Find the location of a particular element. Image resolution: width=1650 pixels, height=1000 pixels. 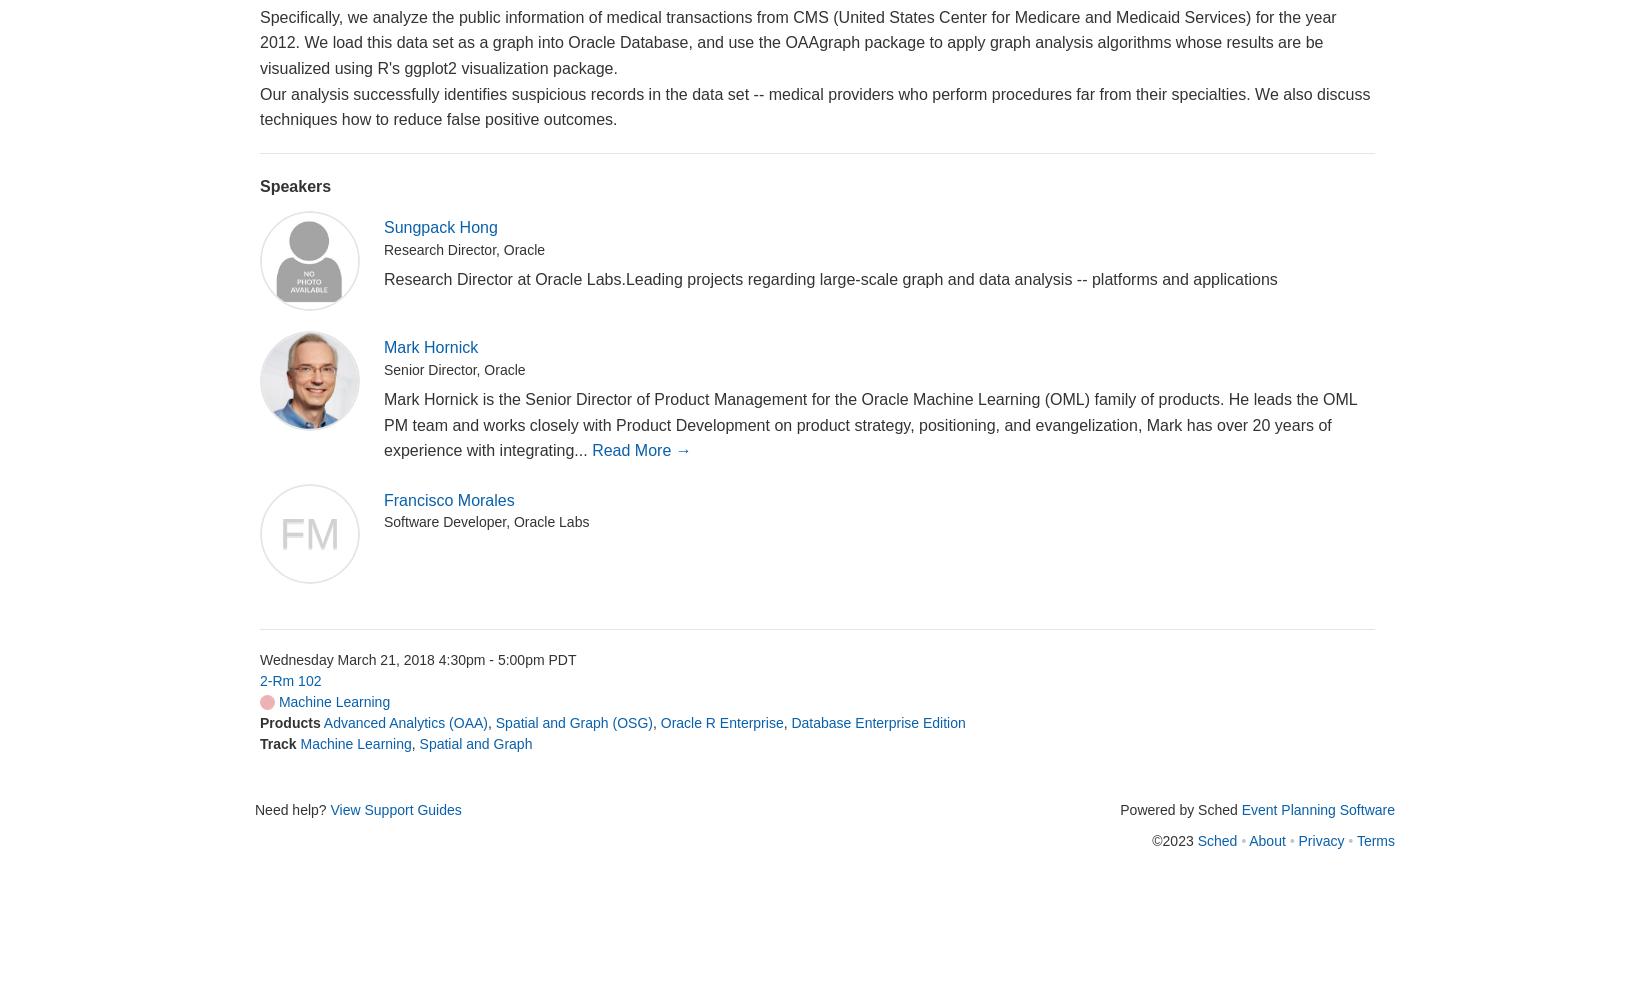

'Software Developer, Oracle Labs' is located at coordinates (485, 522).